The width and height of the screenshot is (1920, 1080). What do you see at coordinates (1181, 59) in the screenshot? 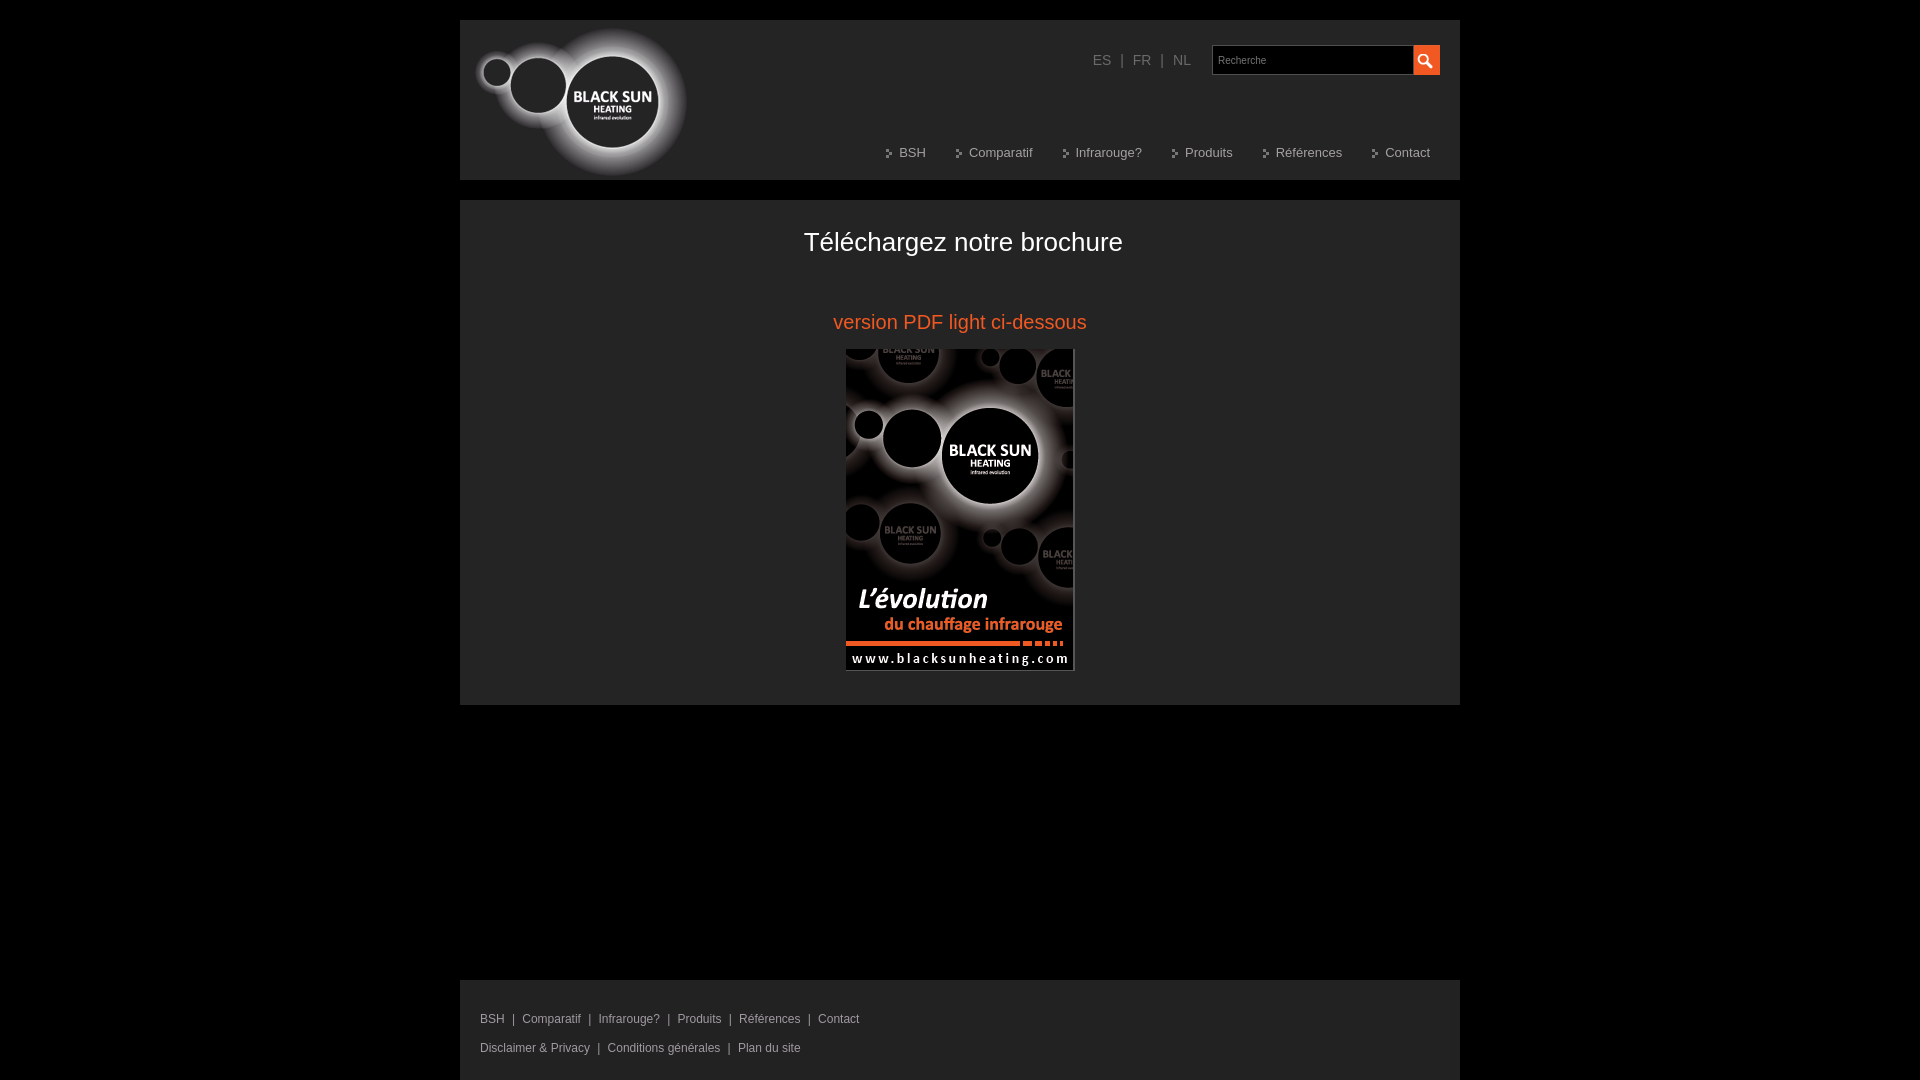
I see `'NL'` at bounding box center [1181, 59].